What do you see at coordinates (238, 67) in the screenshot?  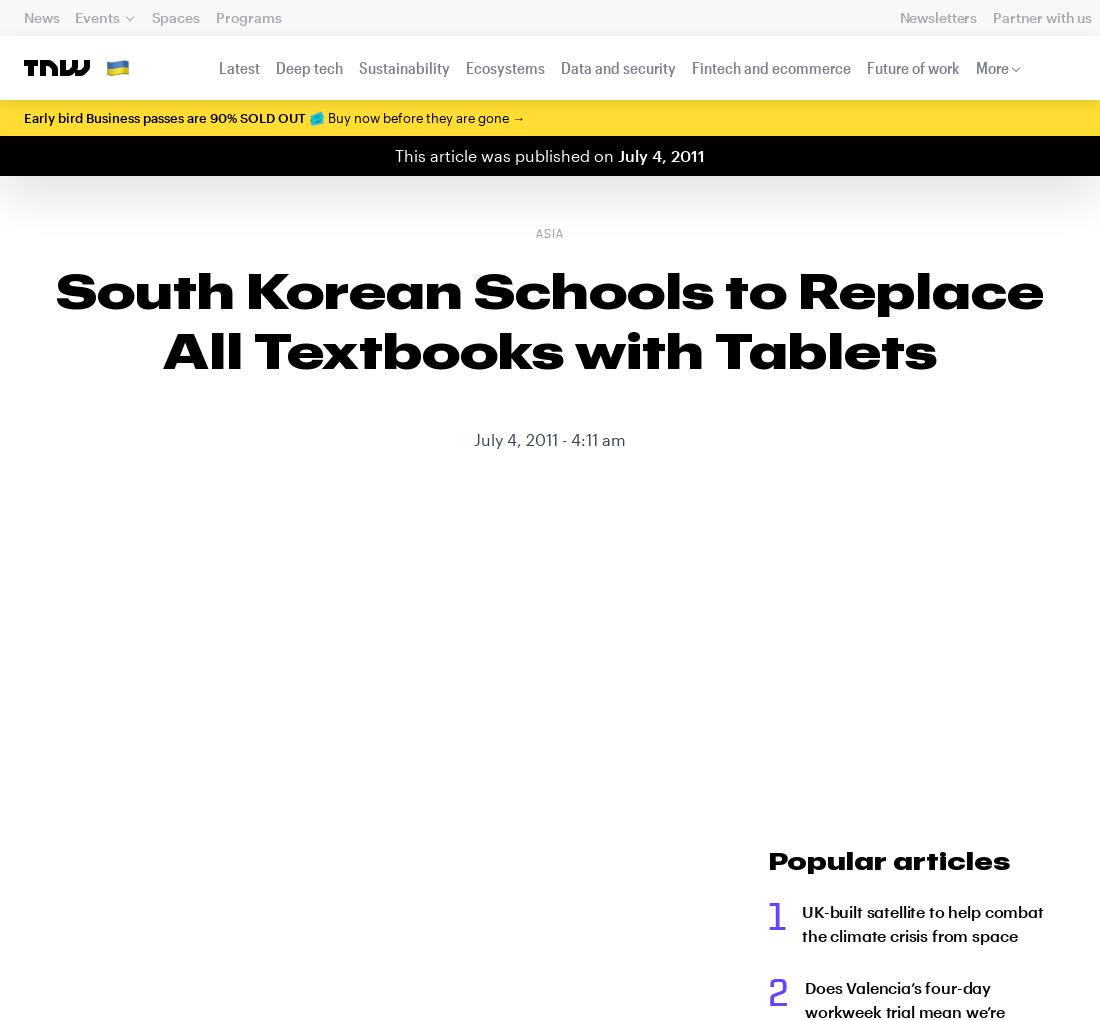 I see `'Latest'` at bounding box center [238, 67].